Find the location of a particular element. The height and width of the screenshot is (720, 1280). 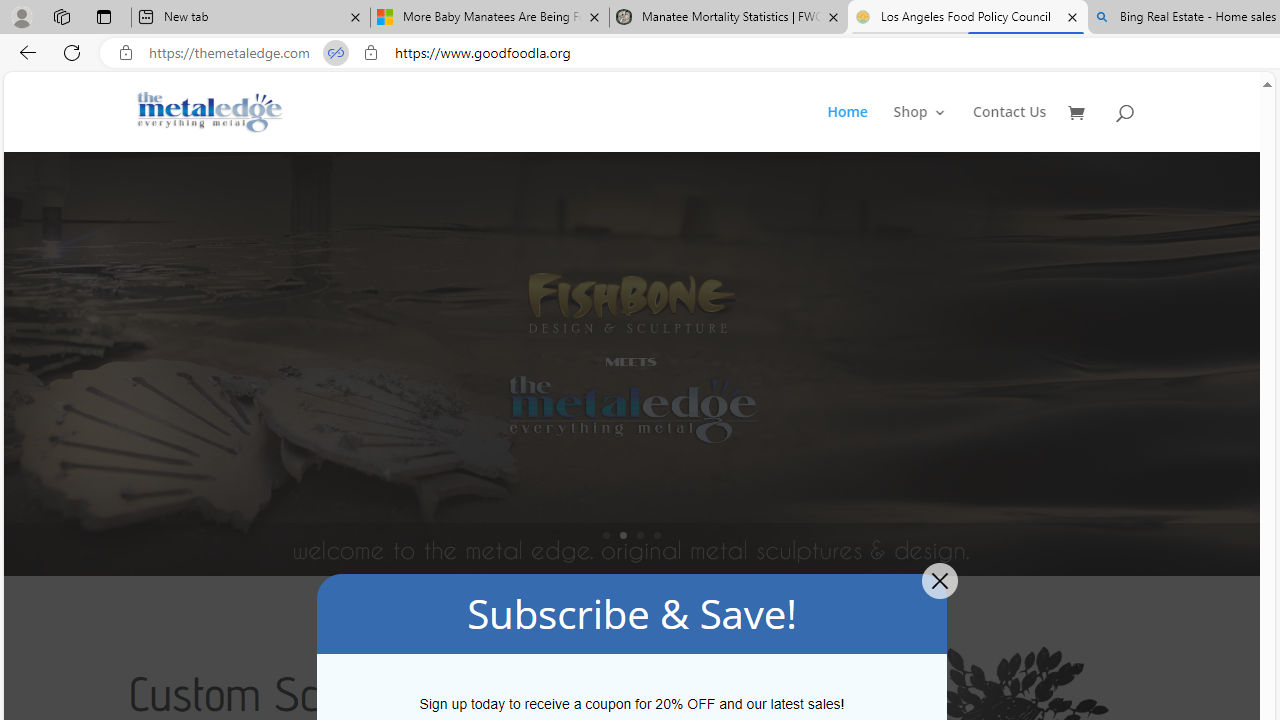

'Shop3' is located at coordinates (930, 128).